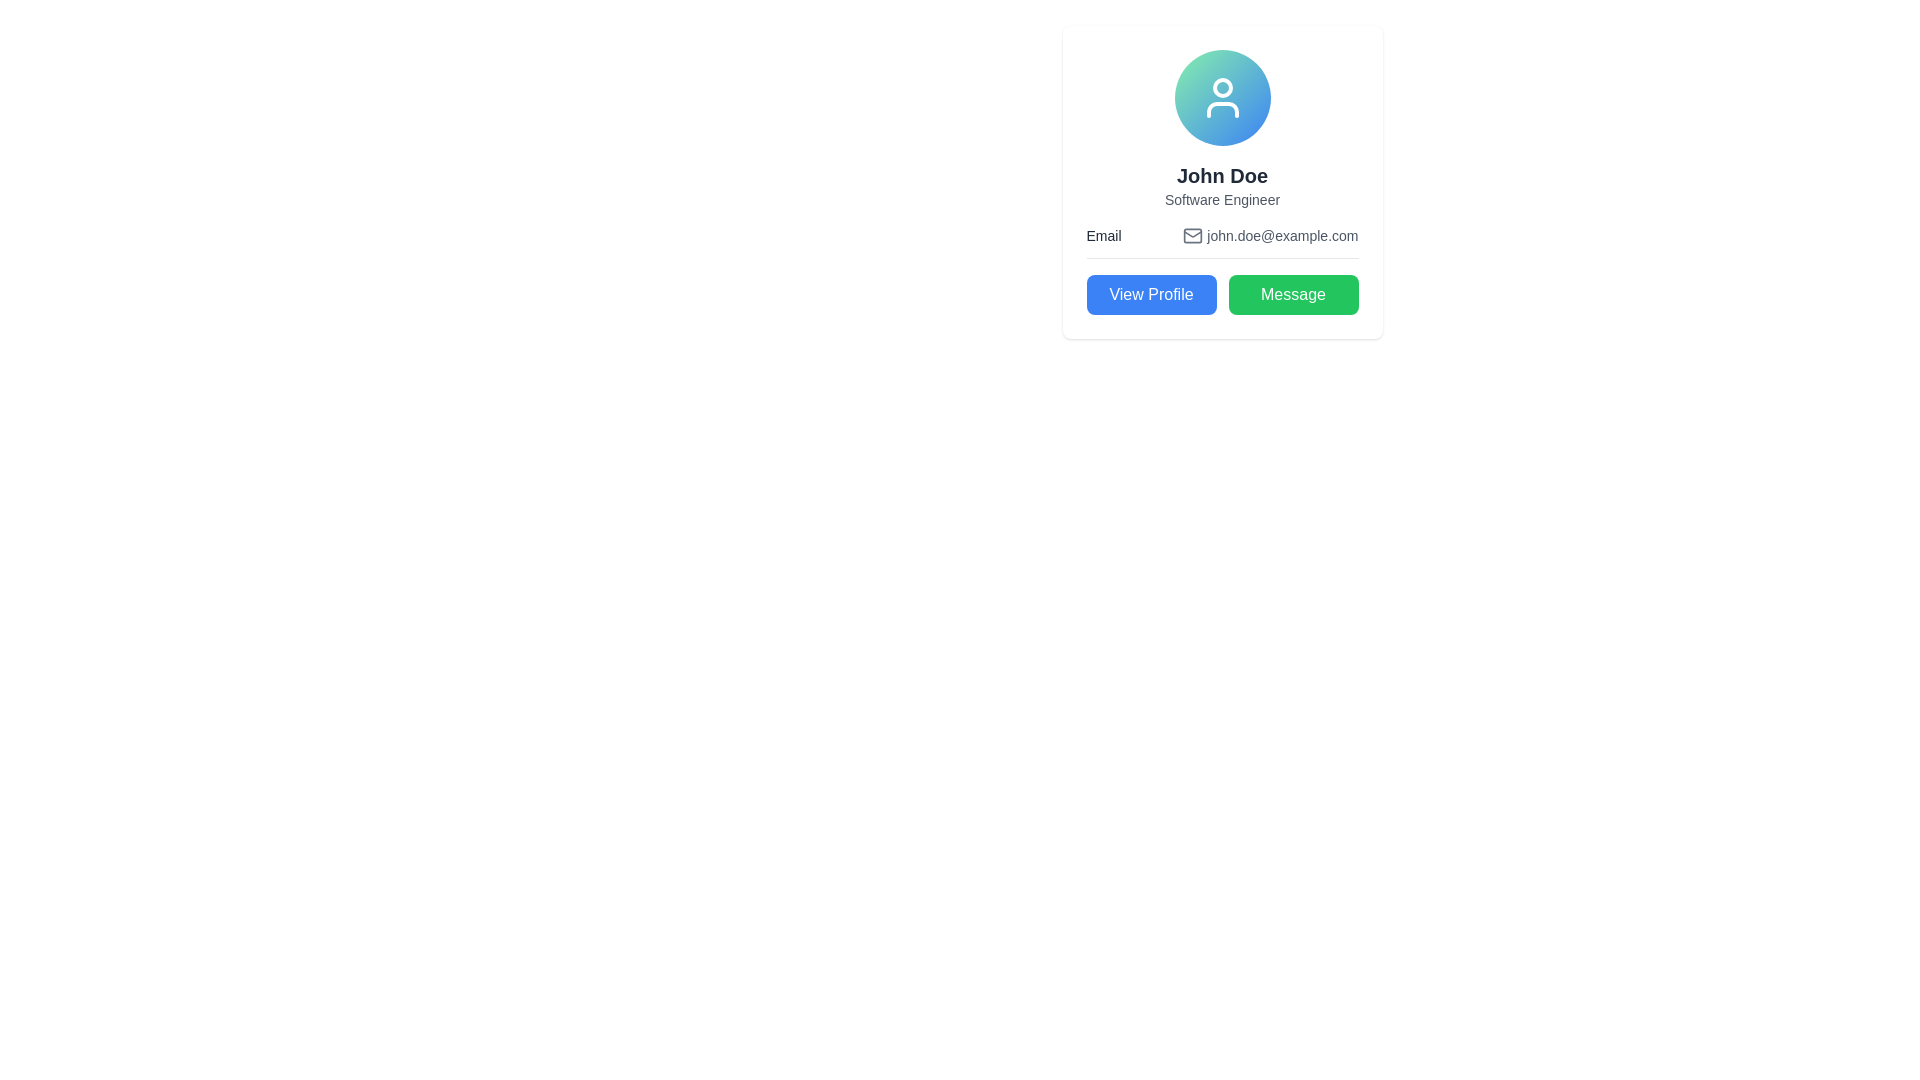 The image size is (1920, 1080). What do you see at coordinates (1221, 97) in the screenshot?
I see `the circular avatar with a gradient background transitioning from green to blue, located at the top center of the card above the user's name 'John Doe'` at bounding box center [1221, 97].